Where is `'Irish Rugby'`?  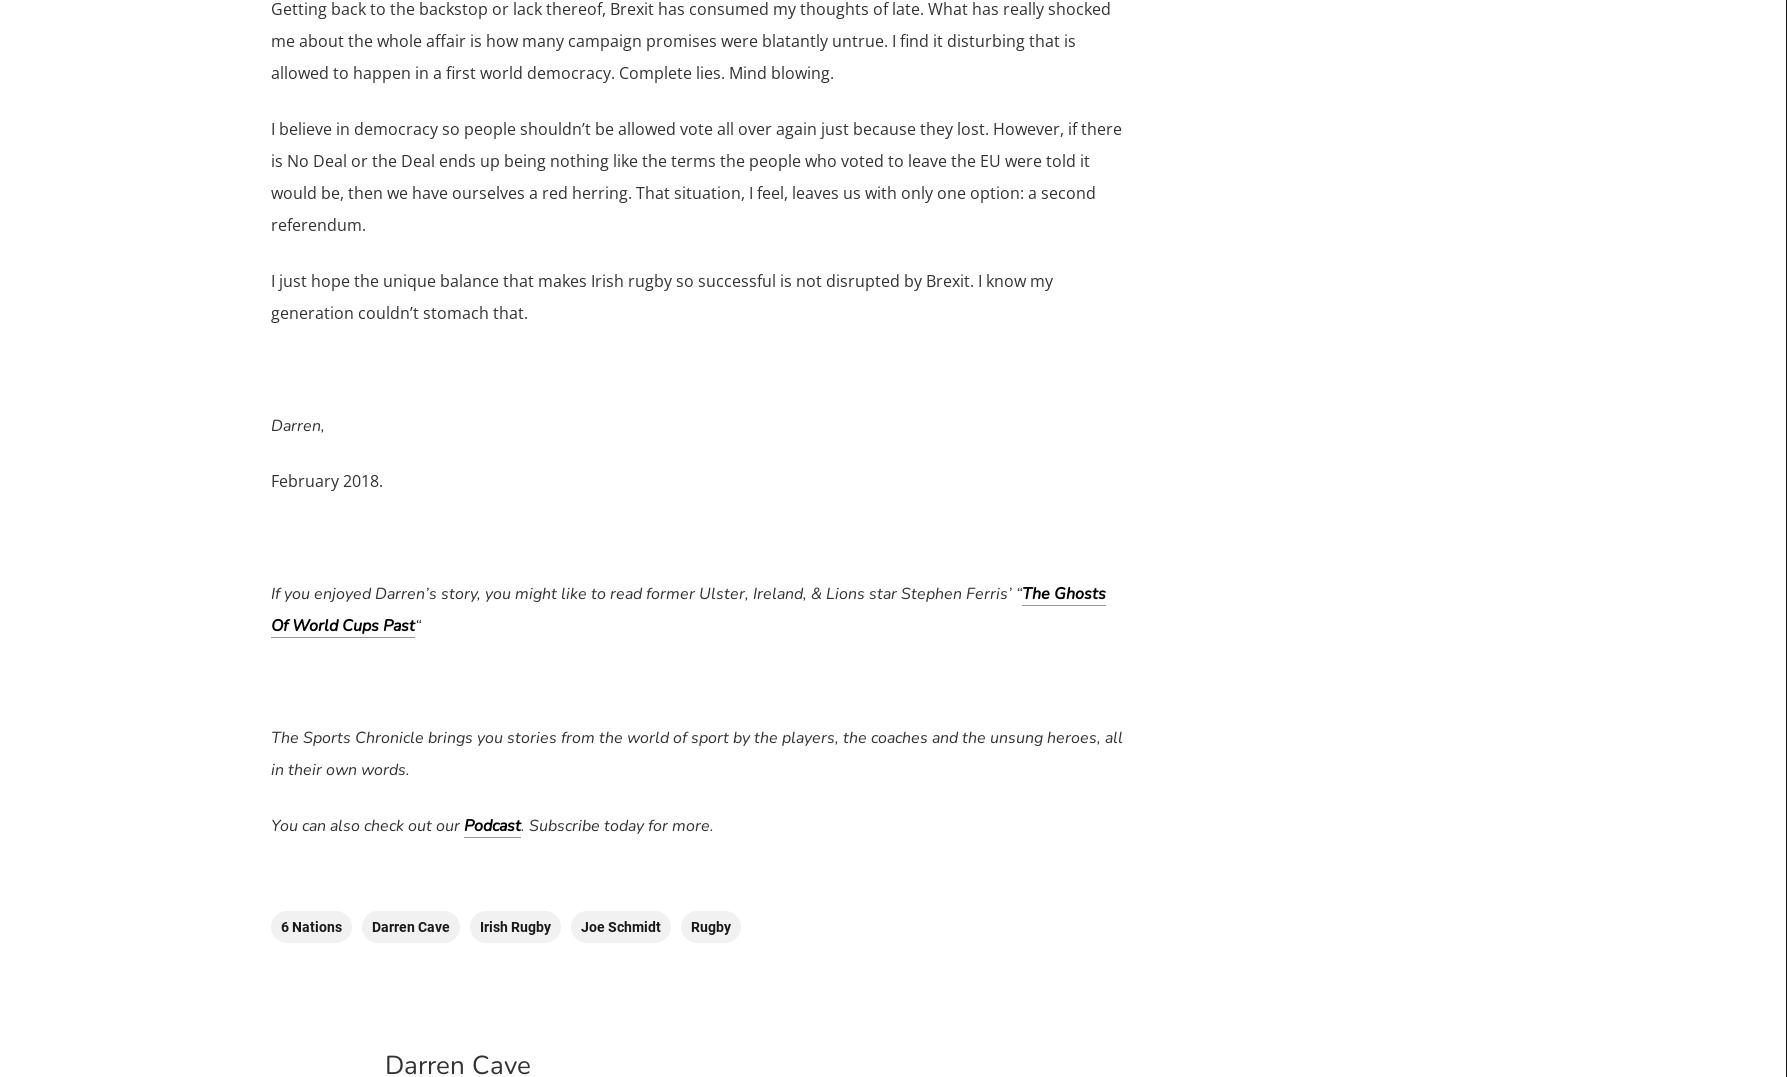 'Irish Rugby' is located at coordinates (514, 925).